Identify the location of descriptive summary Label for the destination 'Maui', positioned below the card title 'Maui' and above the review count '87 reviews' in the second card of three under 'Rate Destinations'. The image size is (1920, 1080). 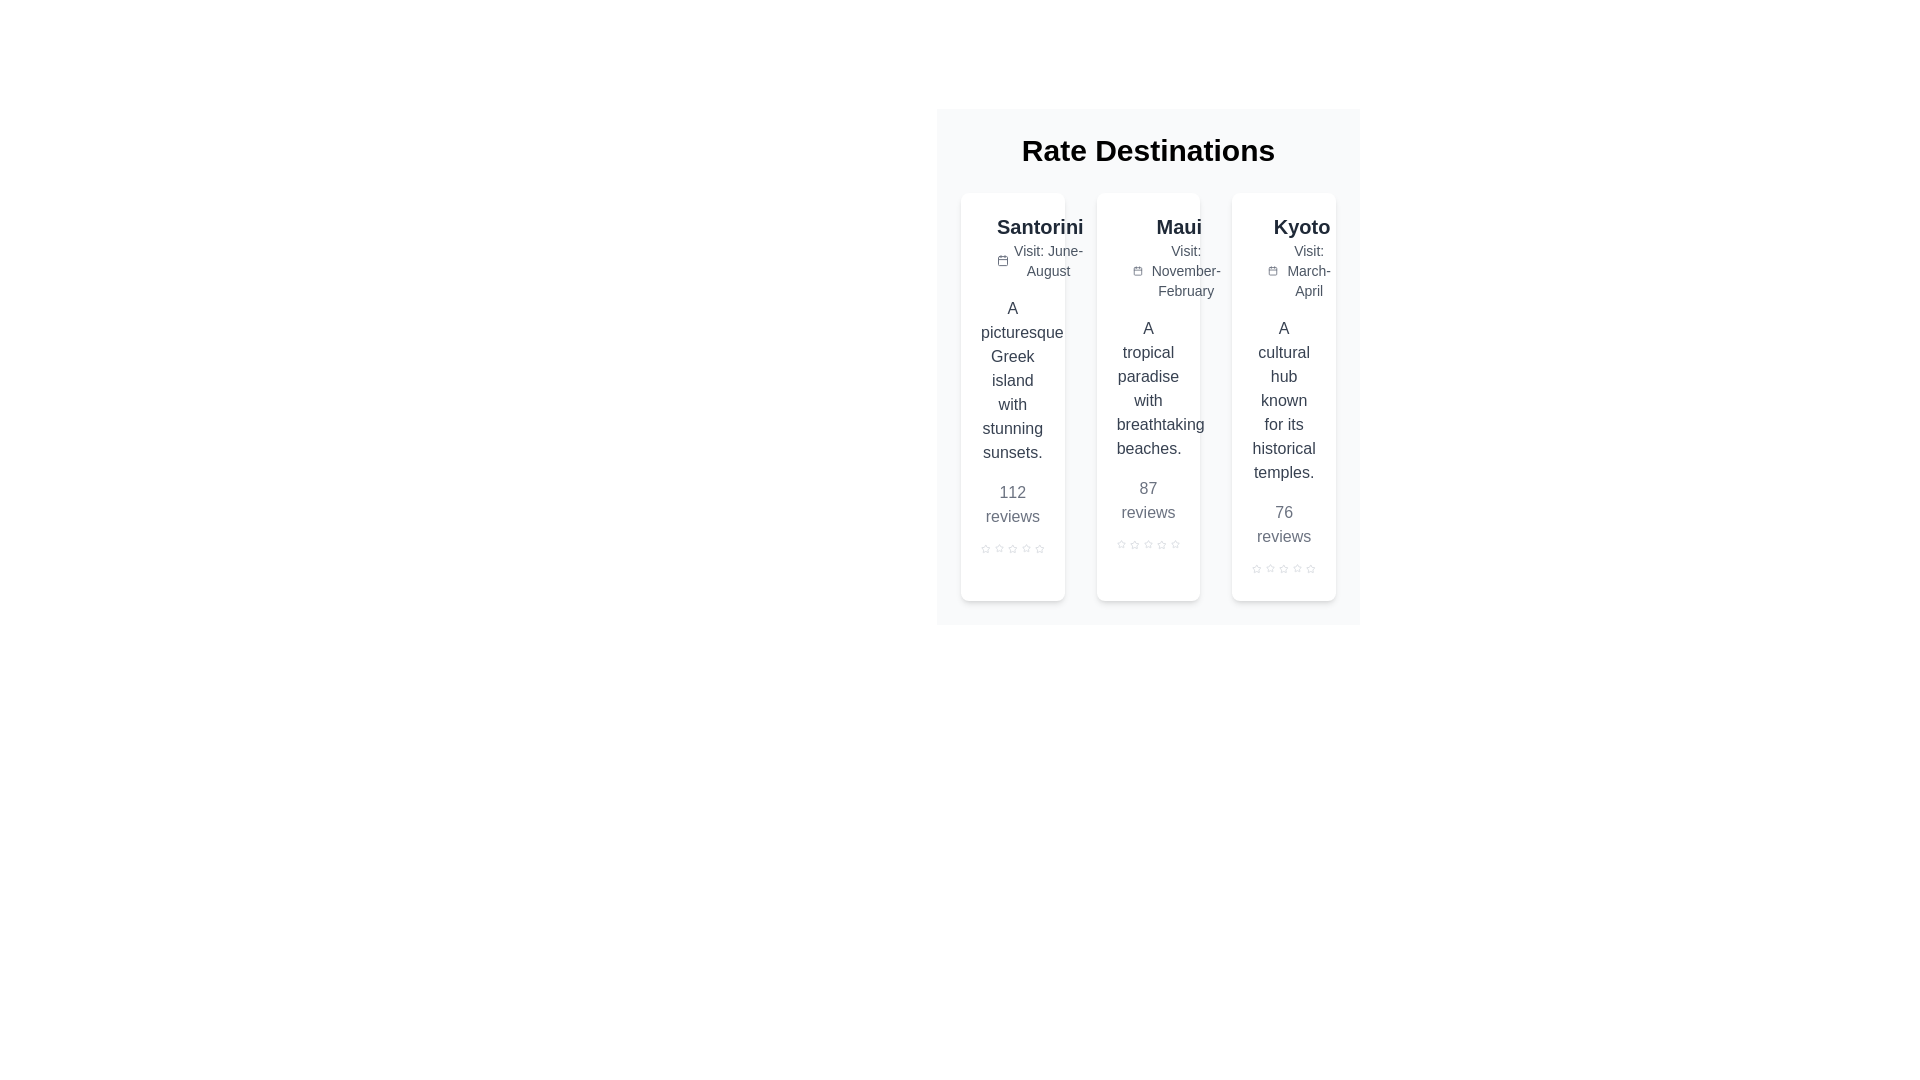
(1148, 389).